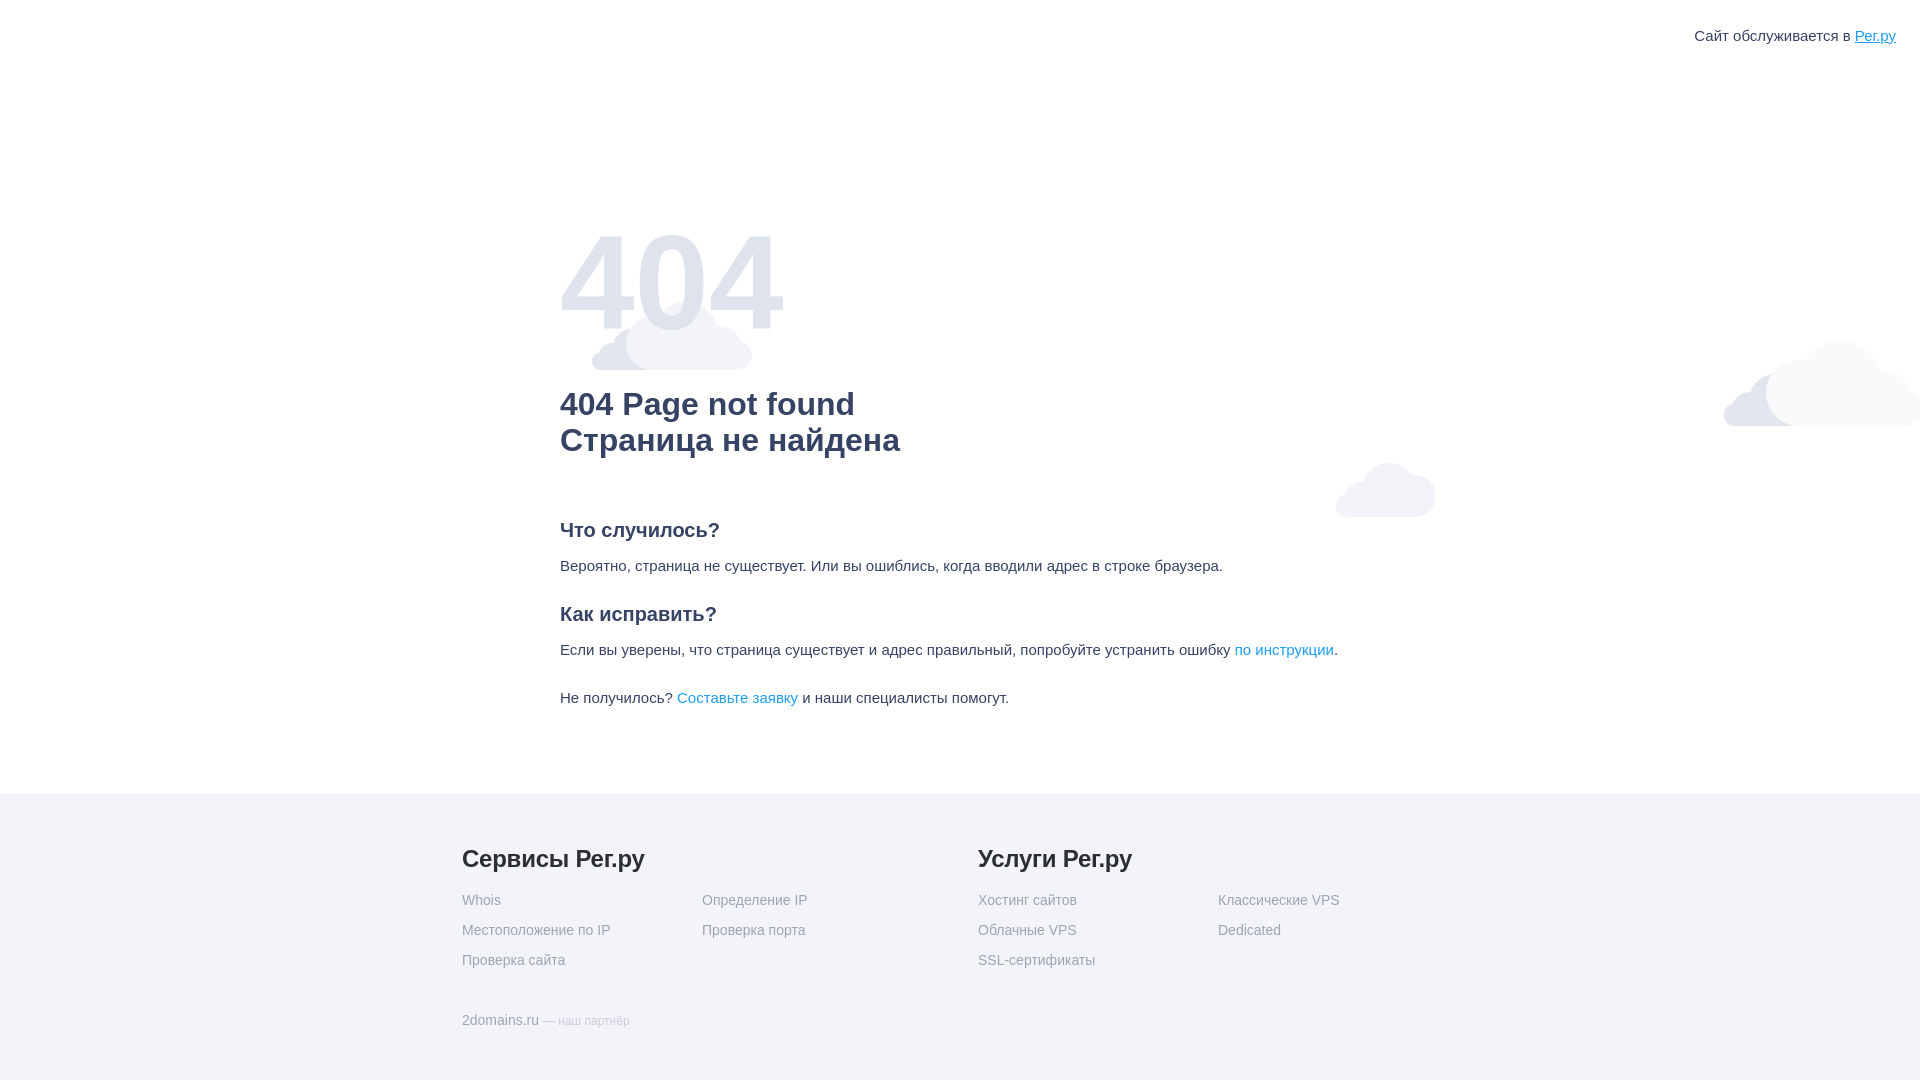  What do you see at coordinates (502, 1019) in the screenshot?
I see `'2domains.ru'` at bounding box center [502, 1019].